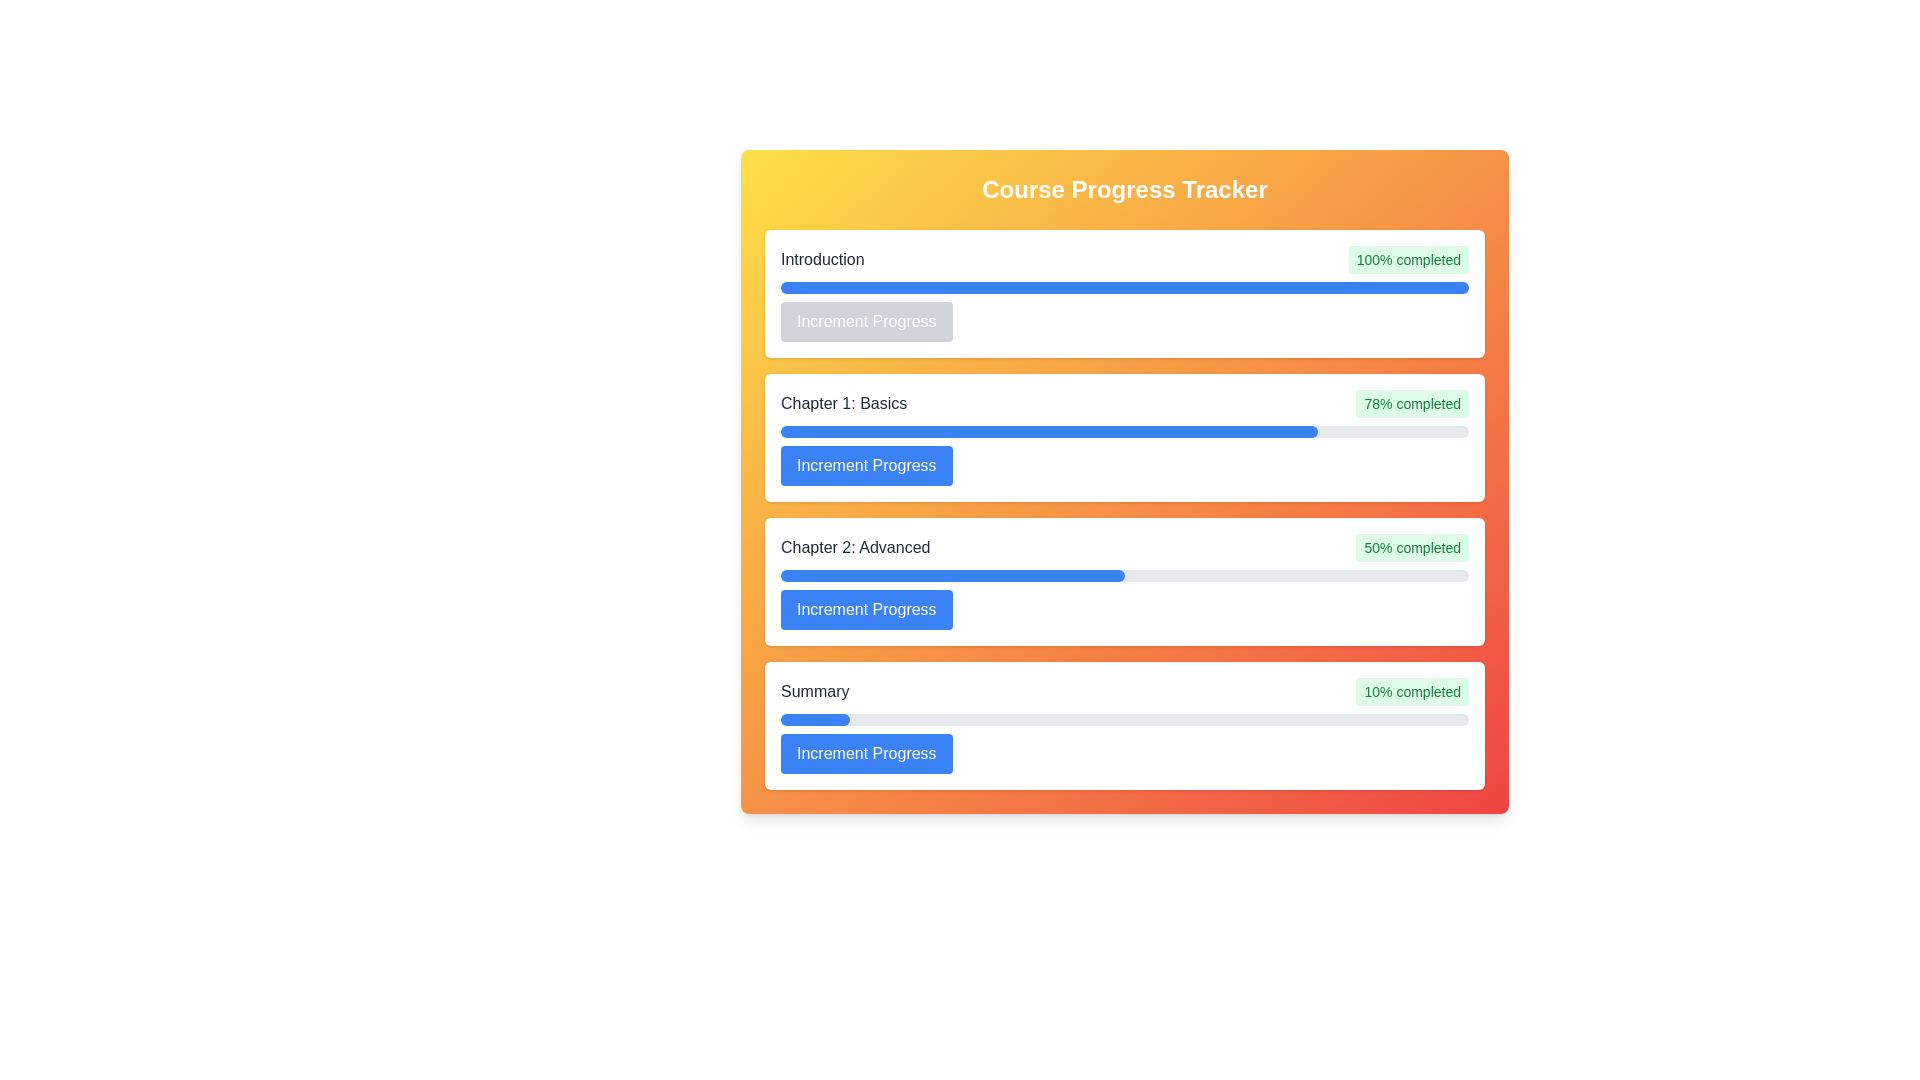 The image size is (1920, 1080). I want to click on the button located below the progress bar to increment progress, so click(866, 608).